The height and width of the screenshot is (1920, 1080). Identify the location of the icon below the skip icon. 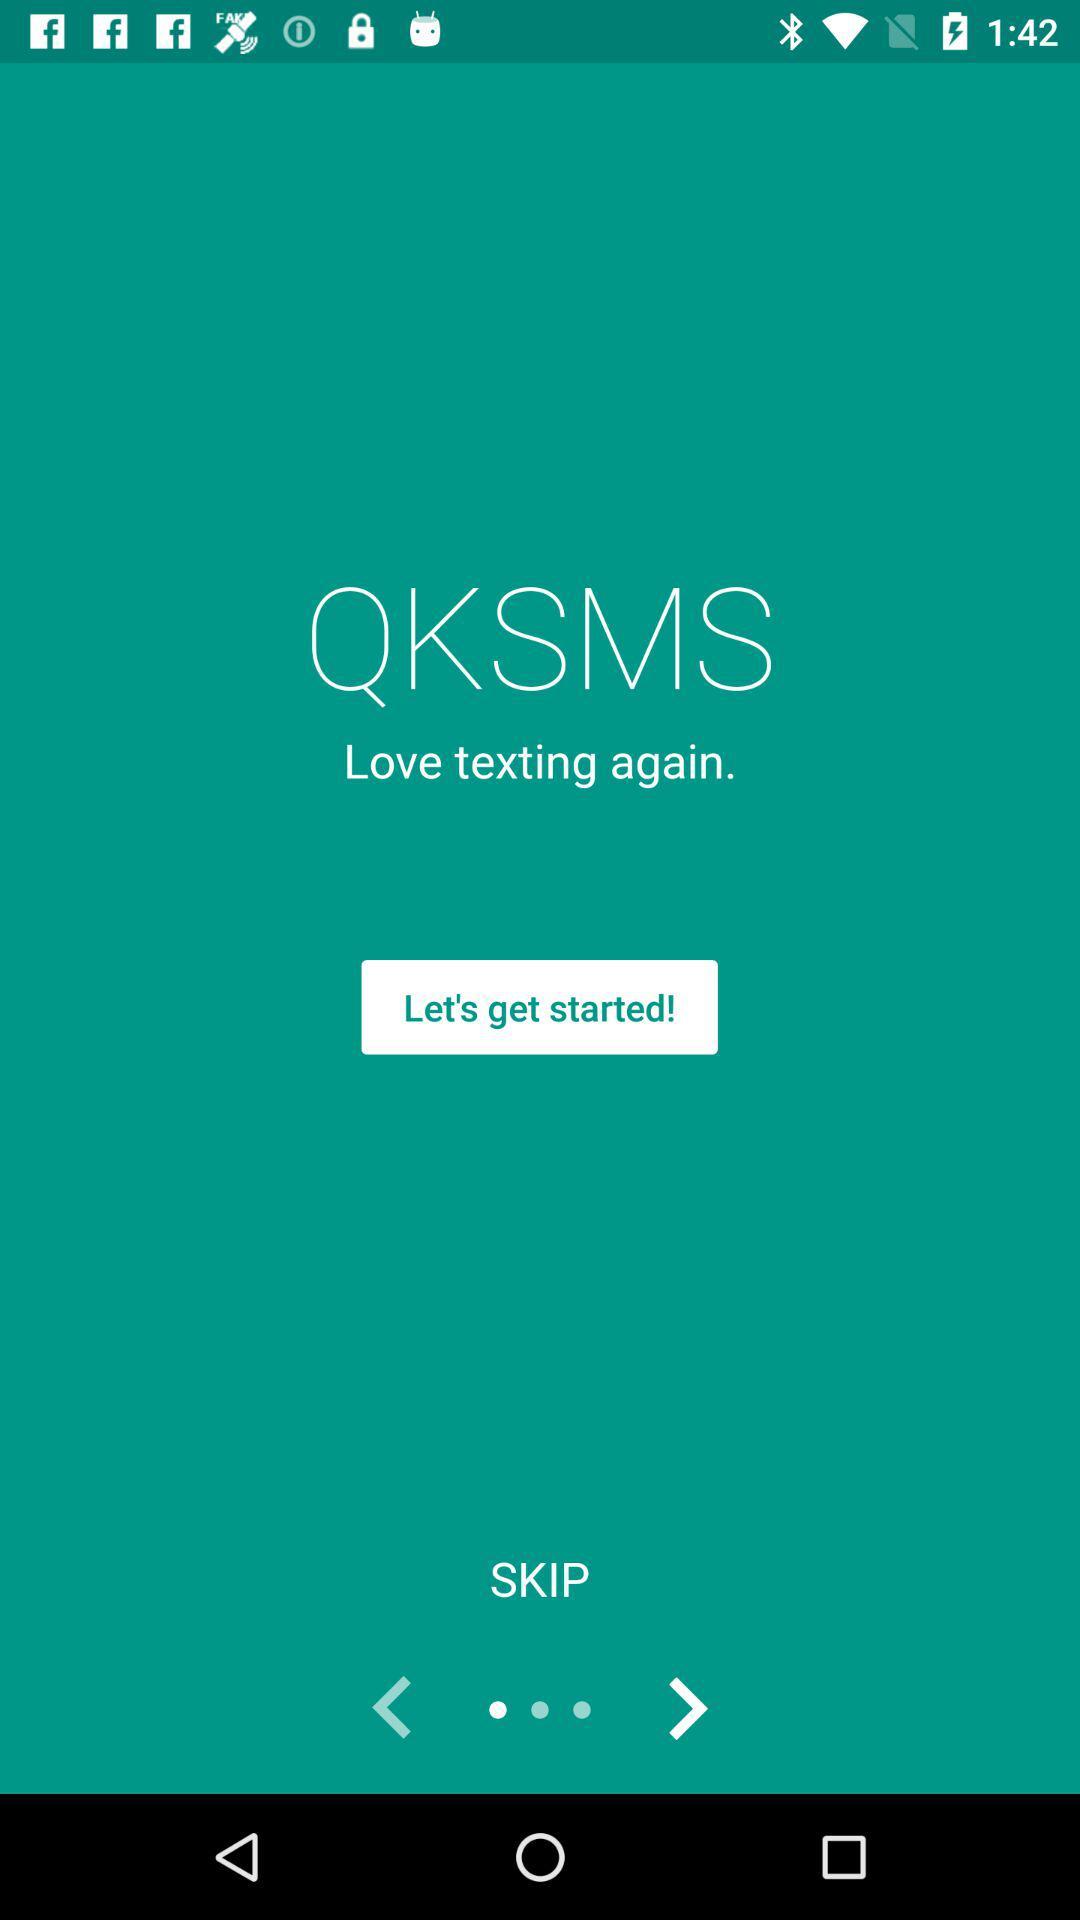
(393, 1708).